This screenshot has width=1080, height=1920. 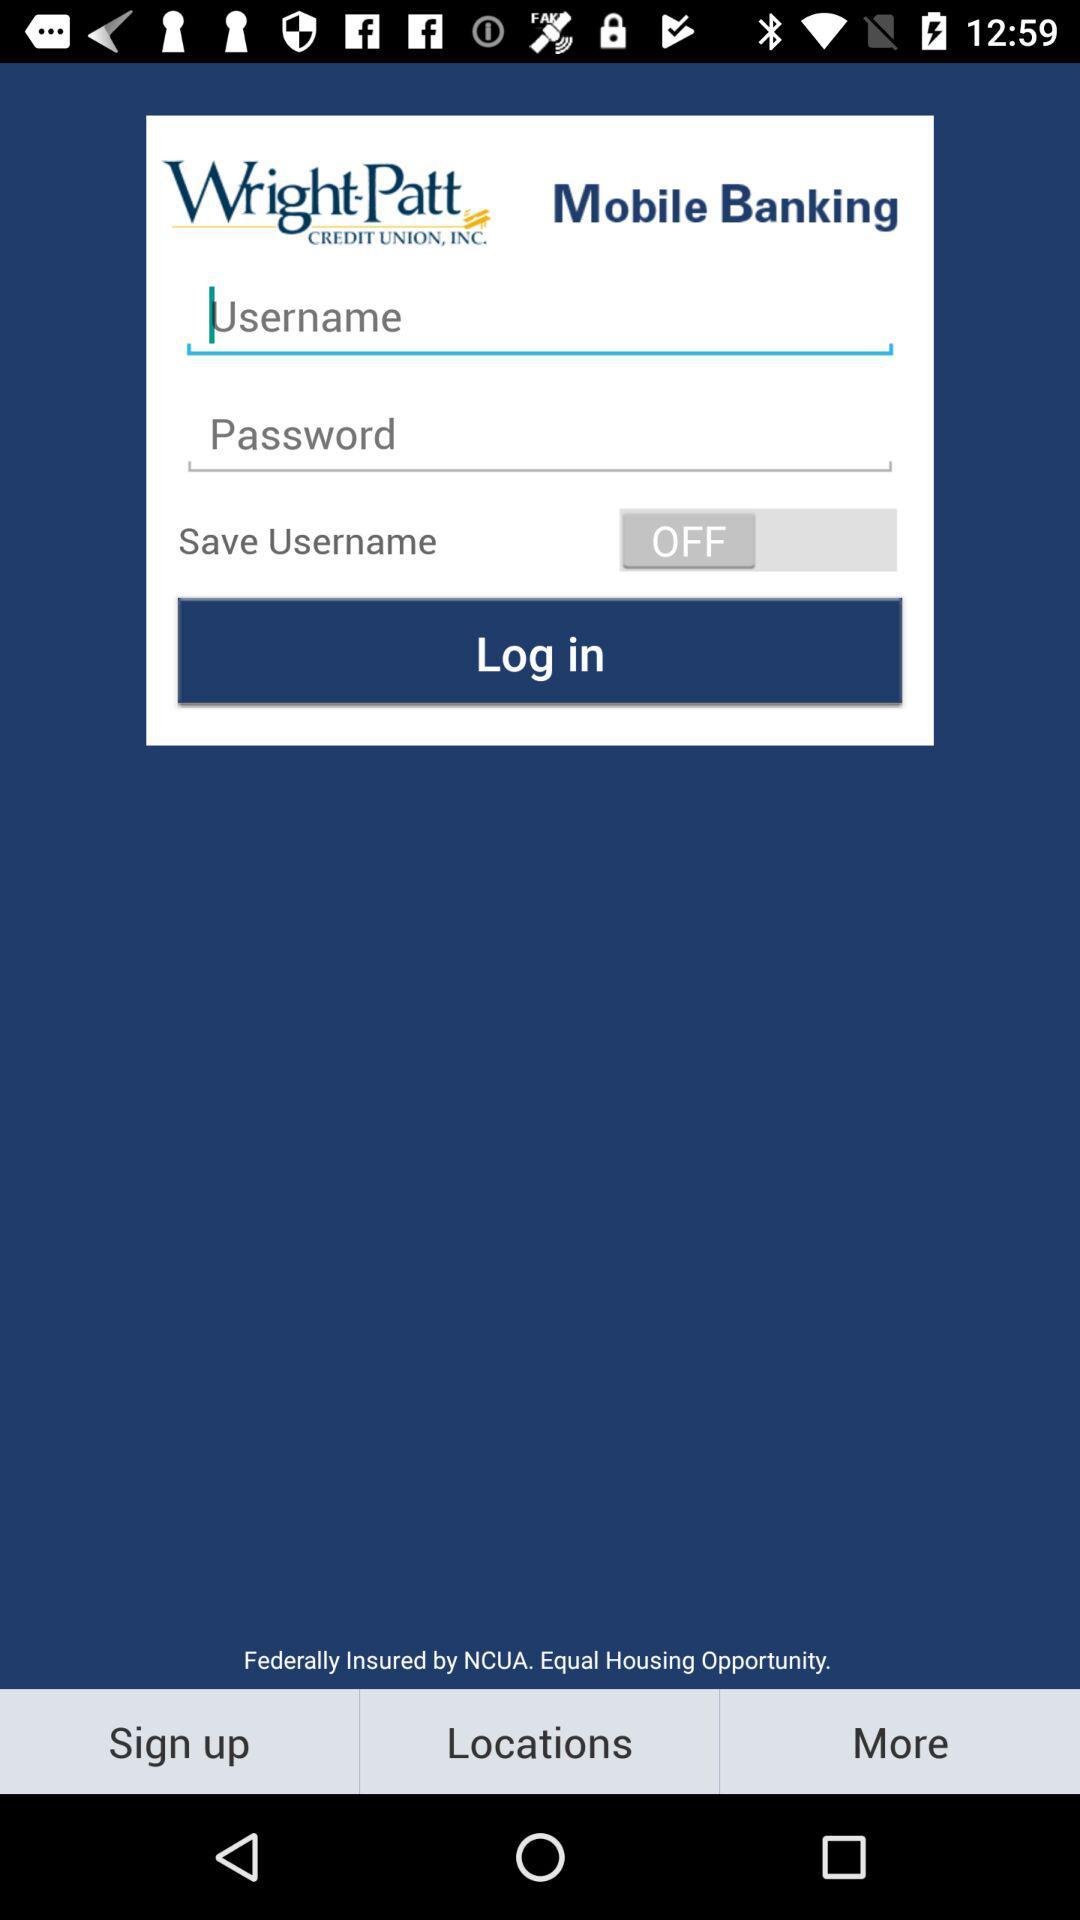 I want to click on the icon above federally insured by icon, so click(x=540, y=652).